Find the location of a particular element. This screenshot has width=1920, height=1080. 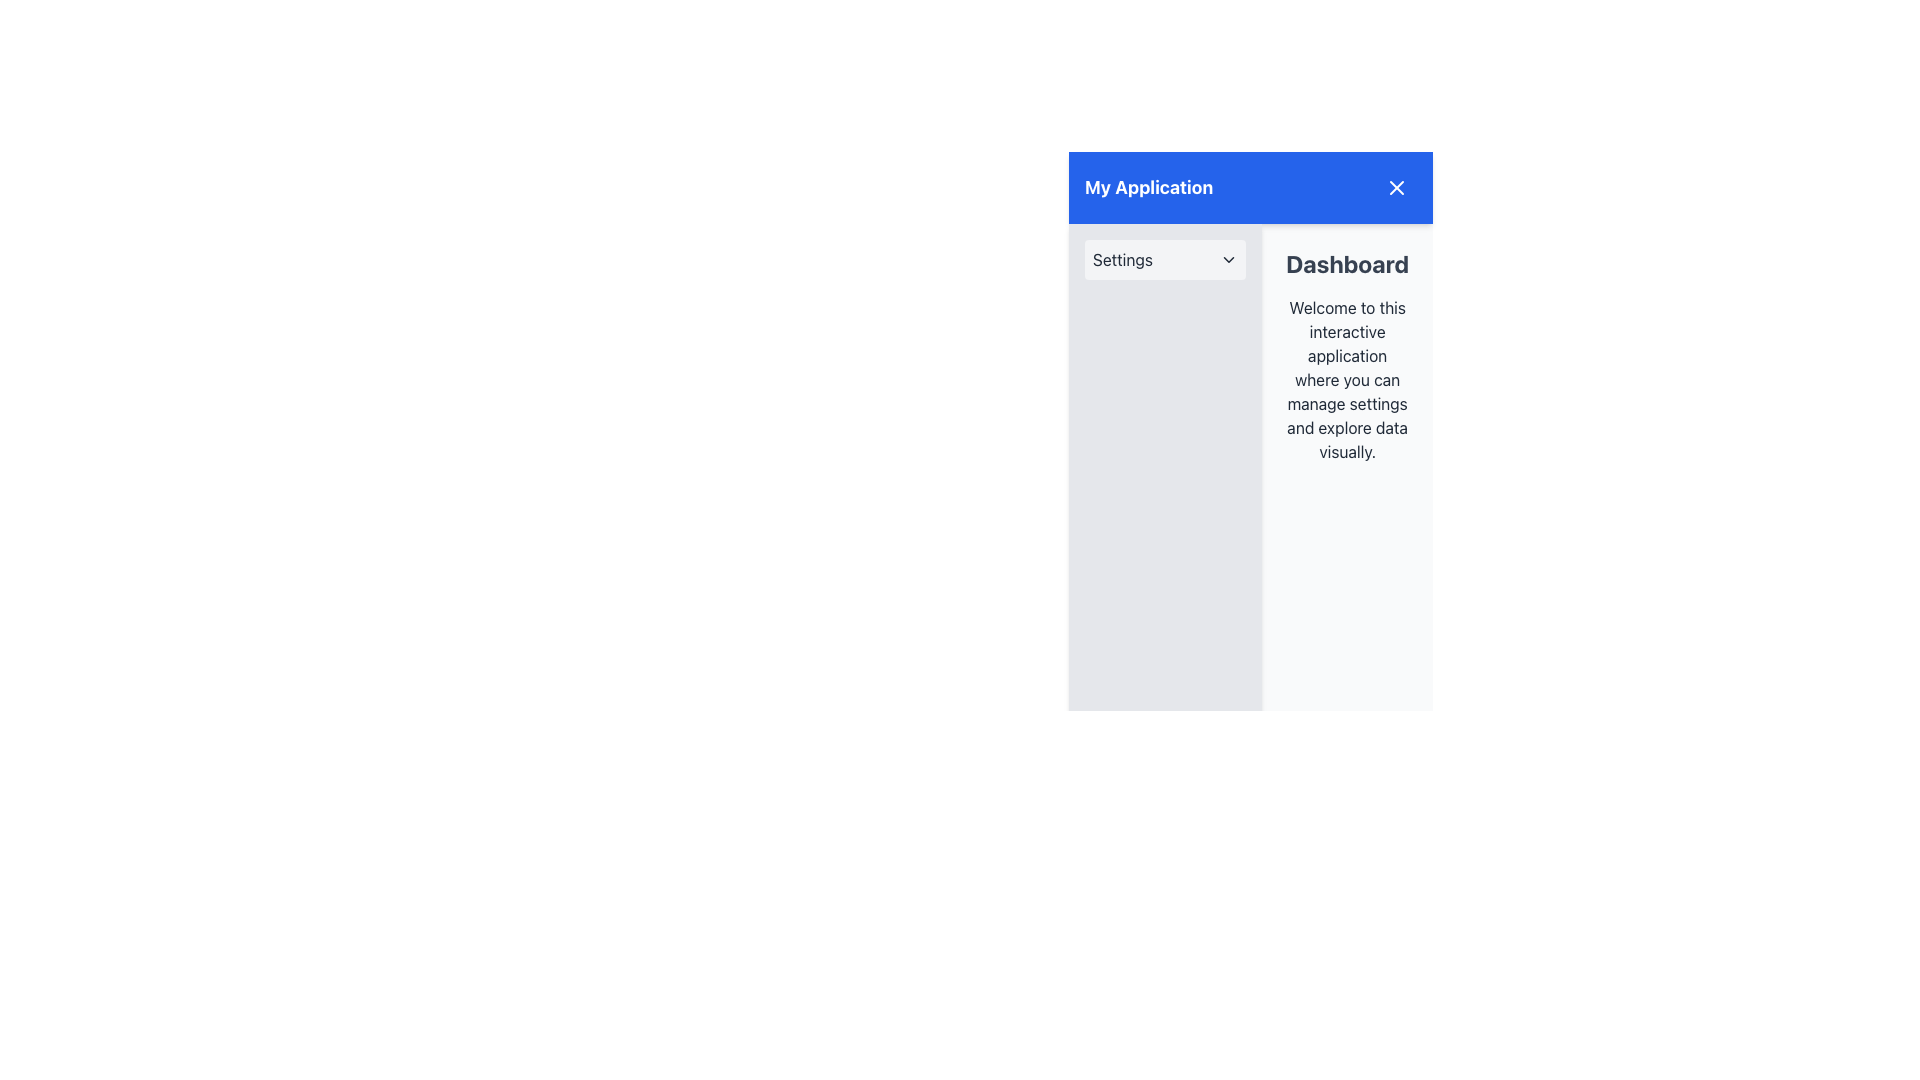

the 'close' button located at the top-right corner of the blue navigation bar is located at coordinates (1395, 188).